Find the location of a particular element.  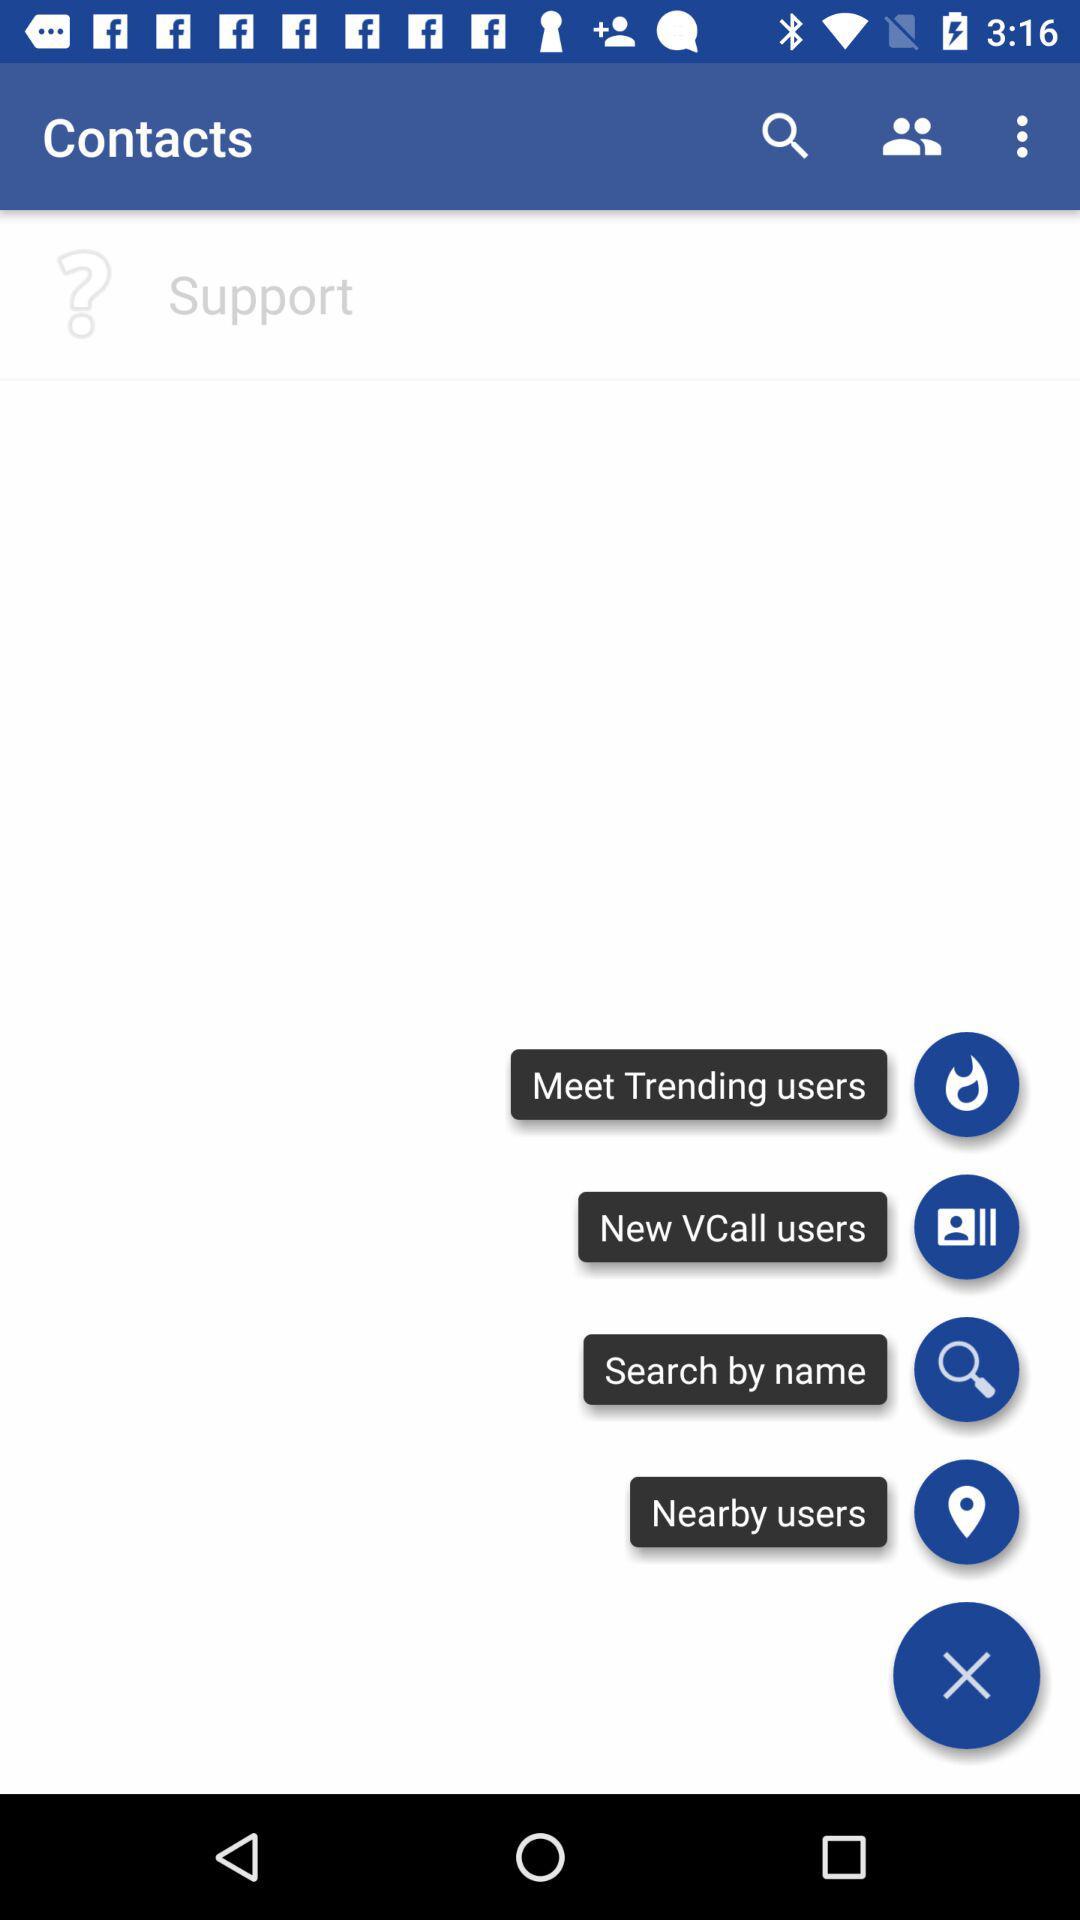

icon to the right of search by name is located at coordinates (965, 1512).